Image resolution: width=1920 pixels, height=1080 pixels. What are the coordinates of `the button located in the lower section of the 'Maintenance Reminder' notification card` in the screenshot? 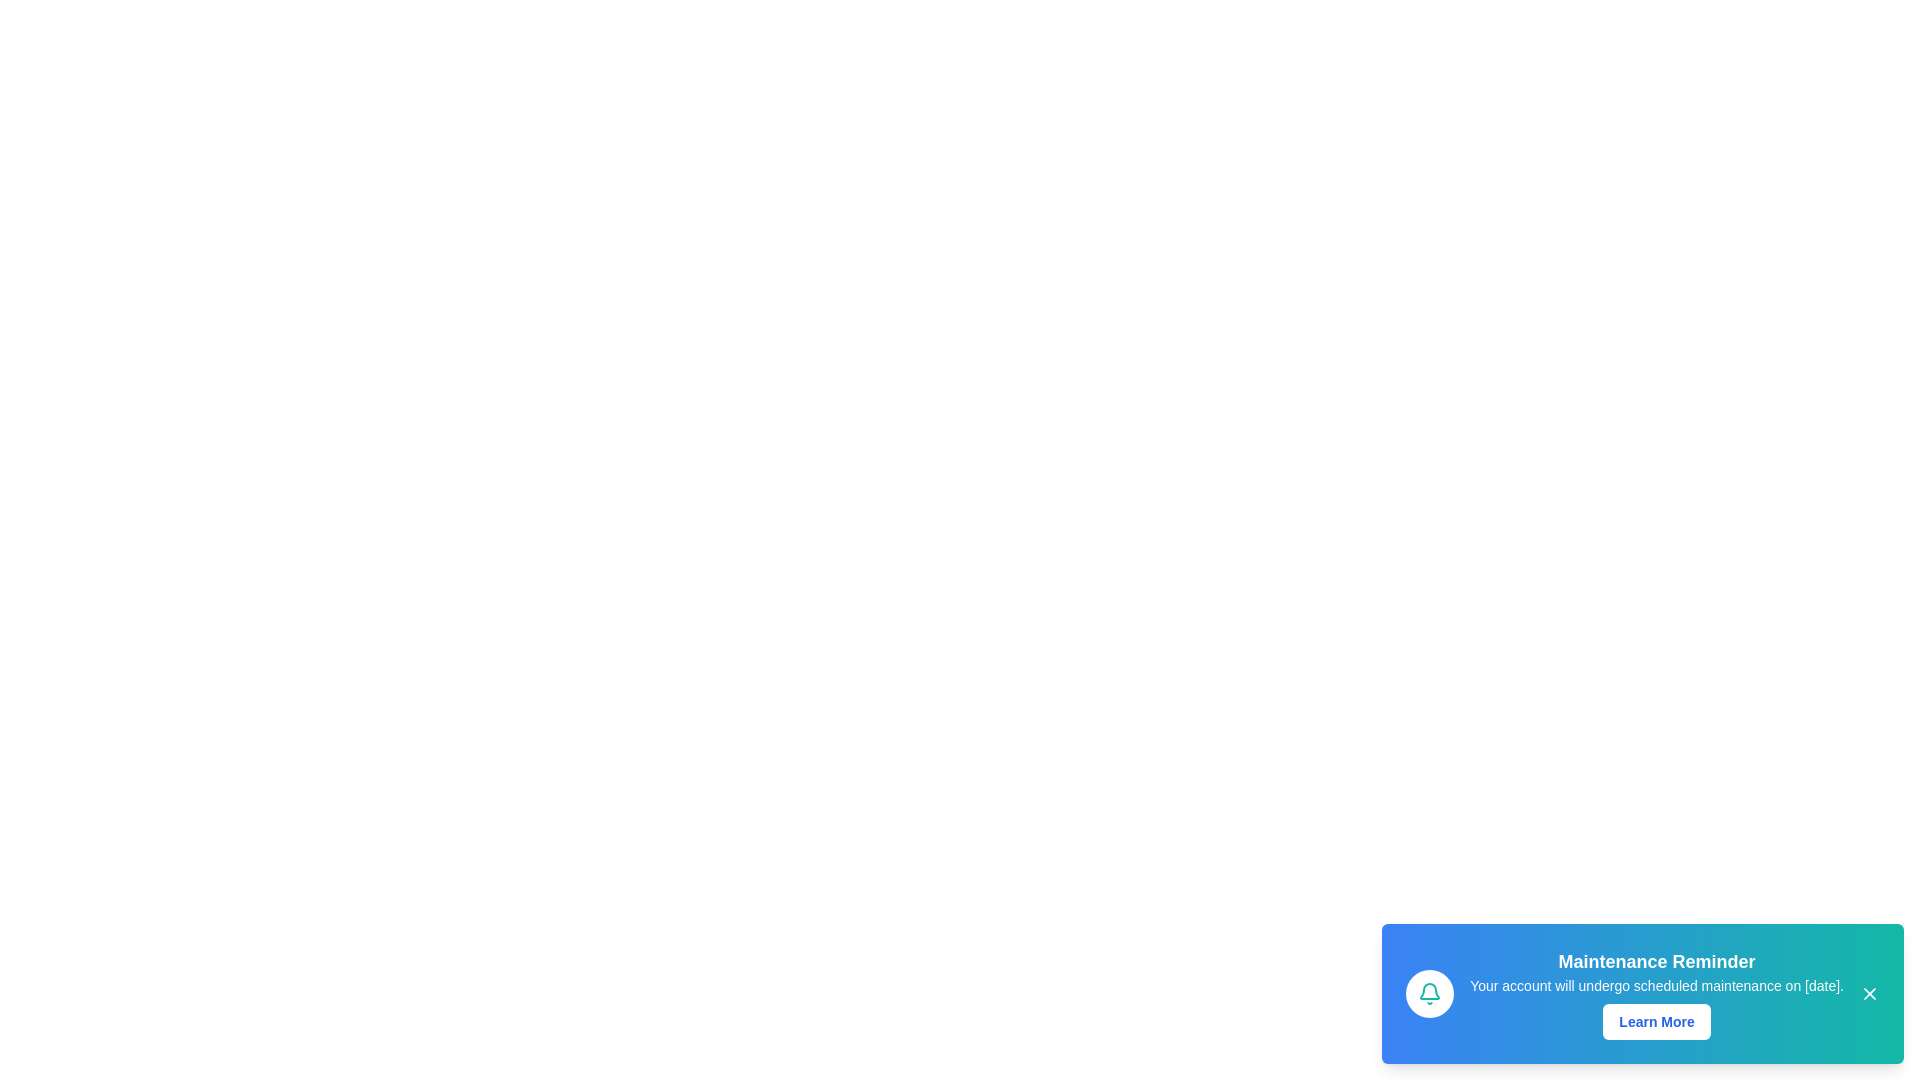 It's located at (1657, 1022).